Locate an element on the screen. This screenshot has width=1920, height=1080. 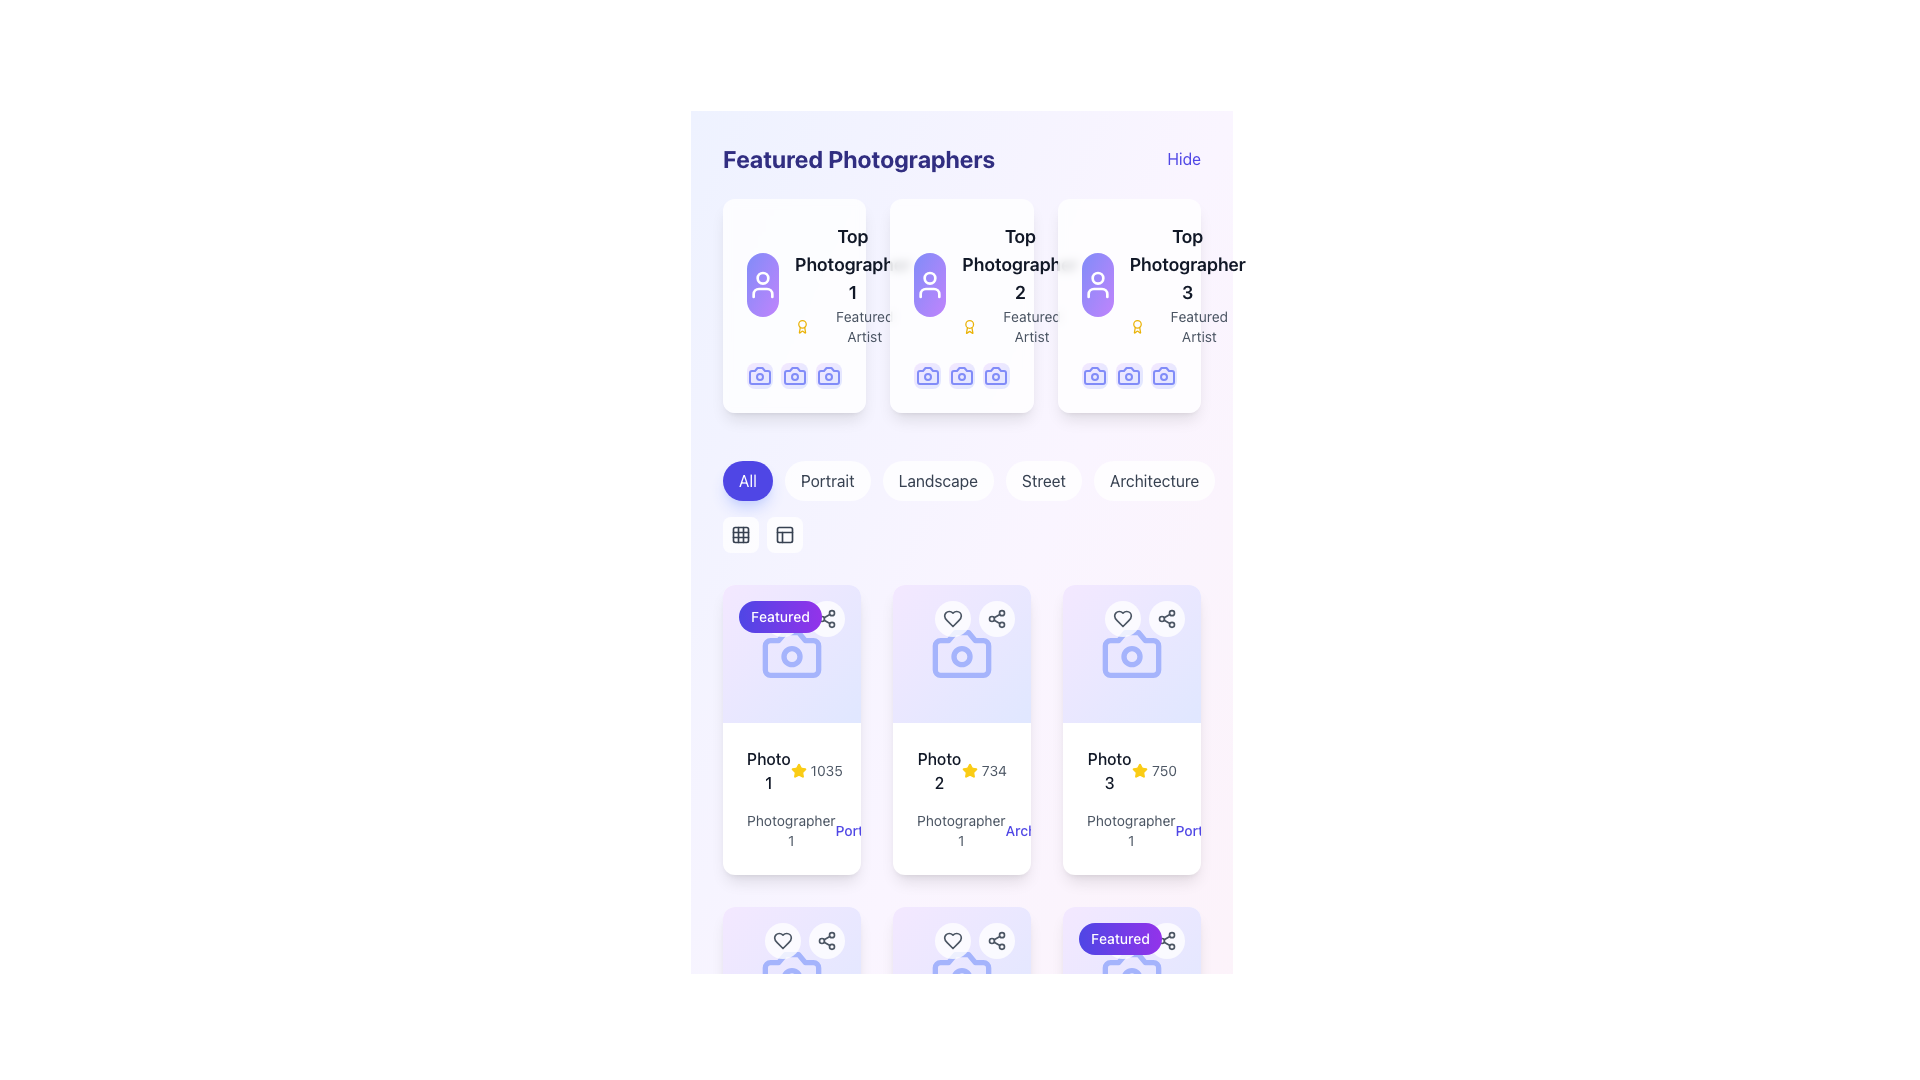
text label that displays 'Photographer 1', which is located under the 'Photo 1' heading in a card-like UI component is located at coordinates (790, 831).